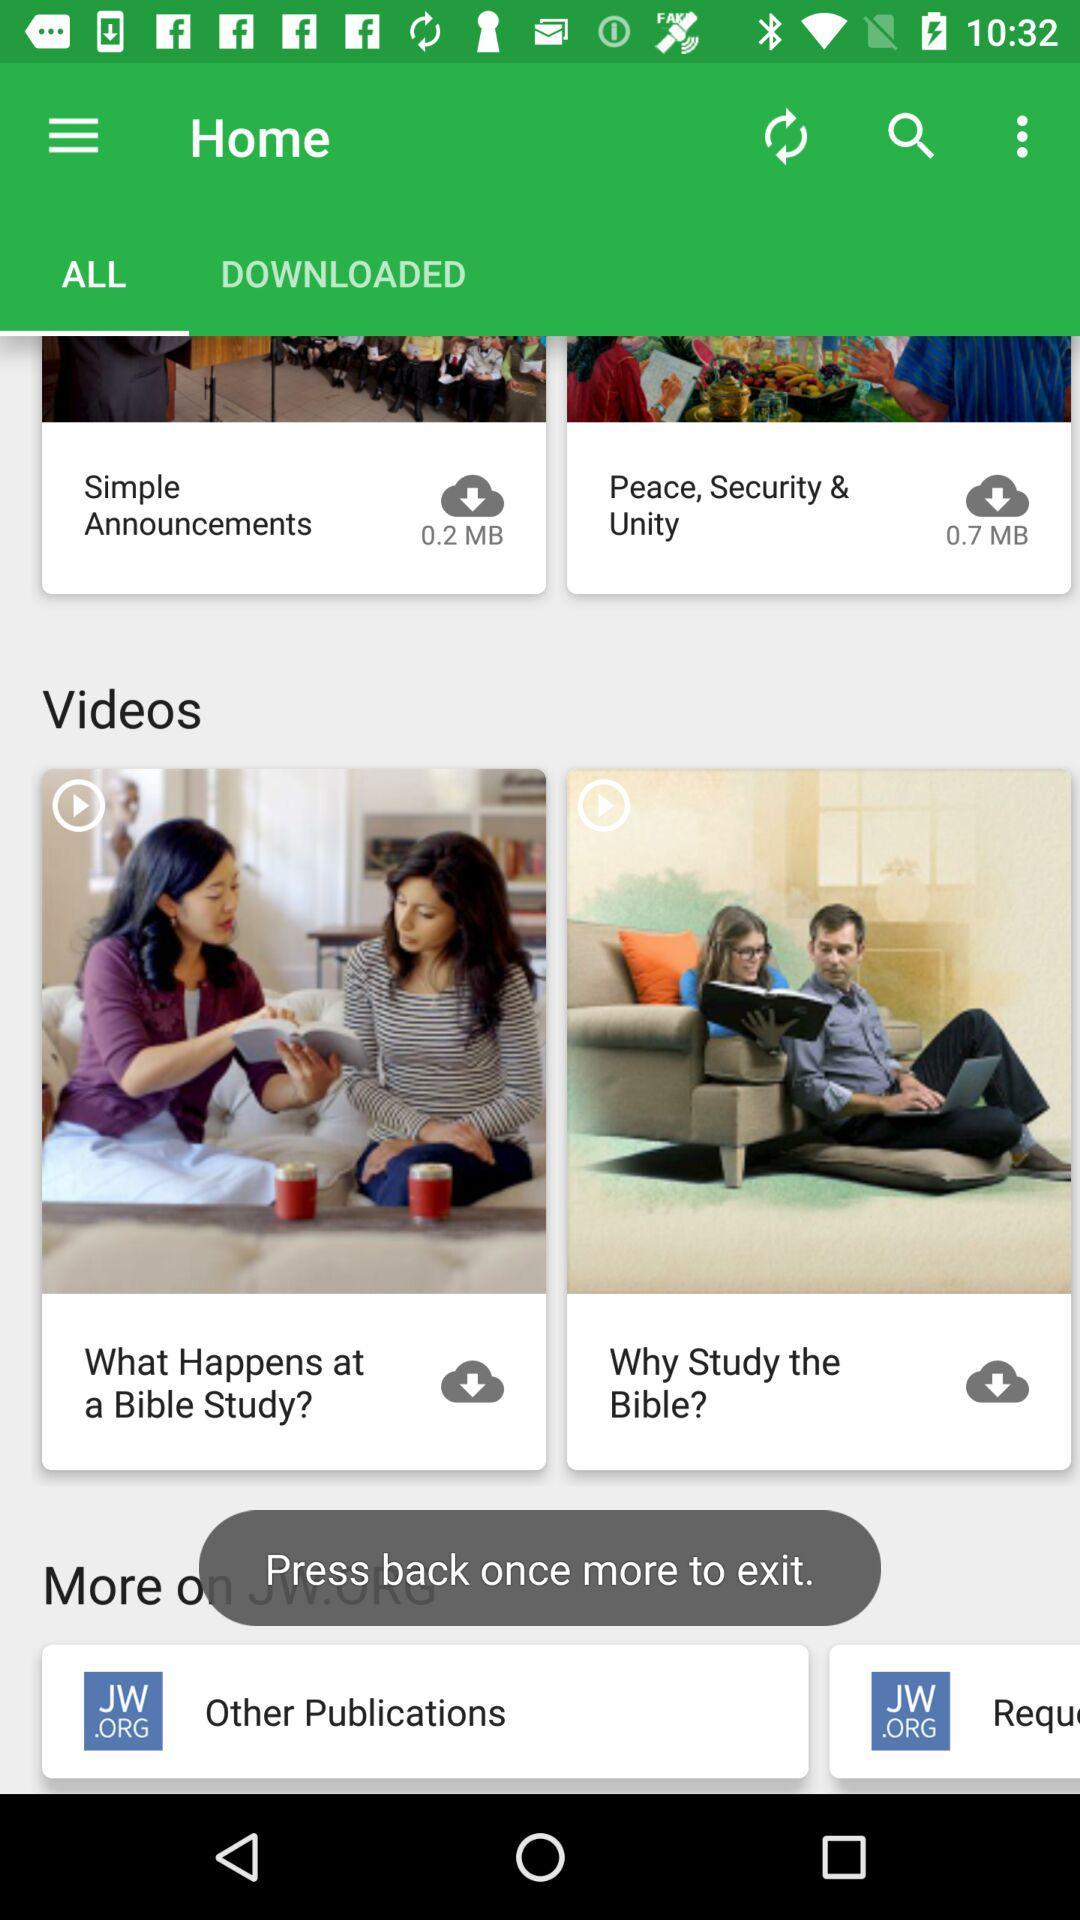 The height and width of the screenshot is (1920, 1080). What do you see at coordinates (1007, 1380) in the screenshot?
I see `download` at bounding box center [1007, 1380].